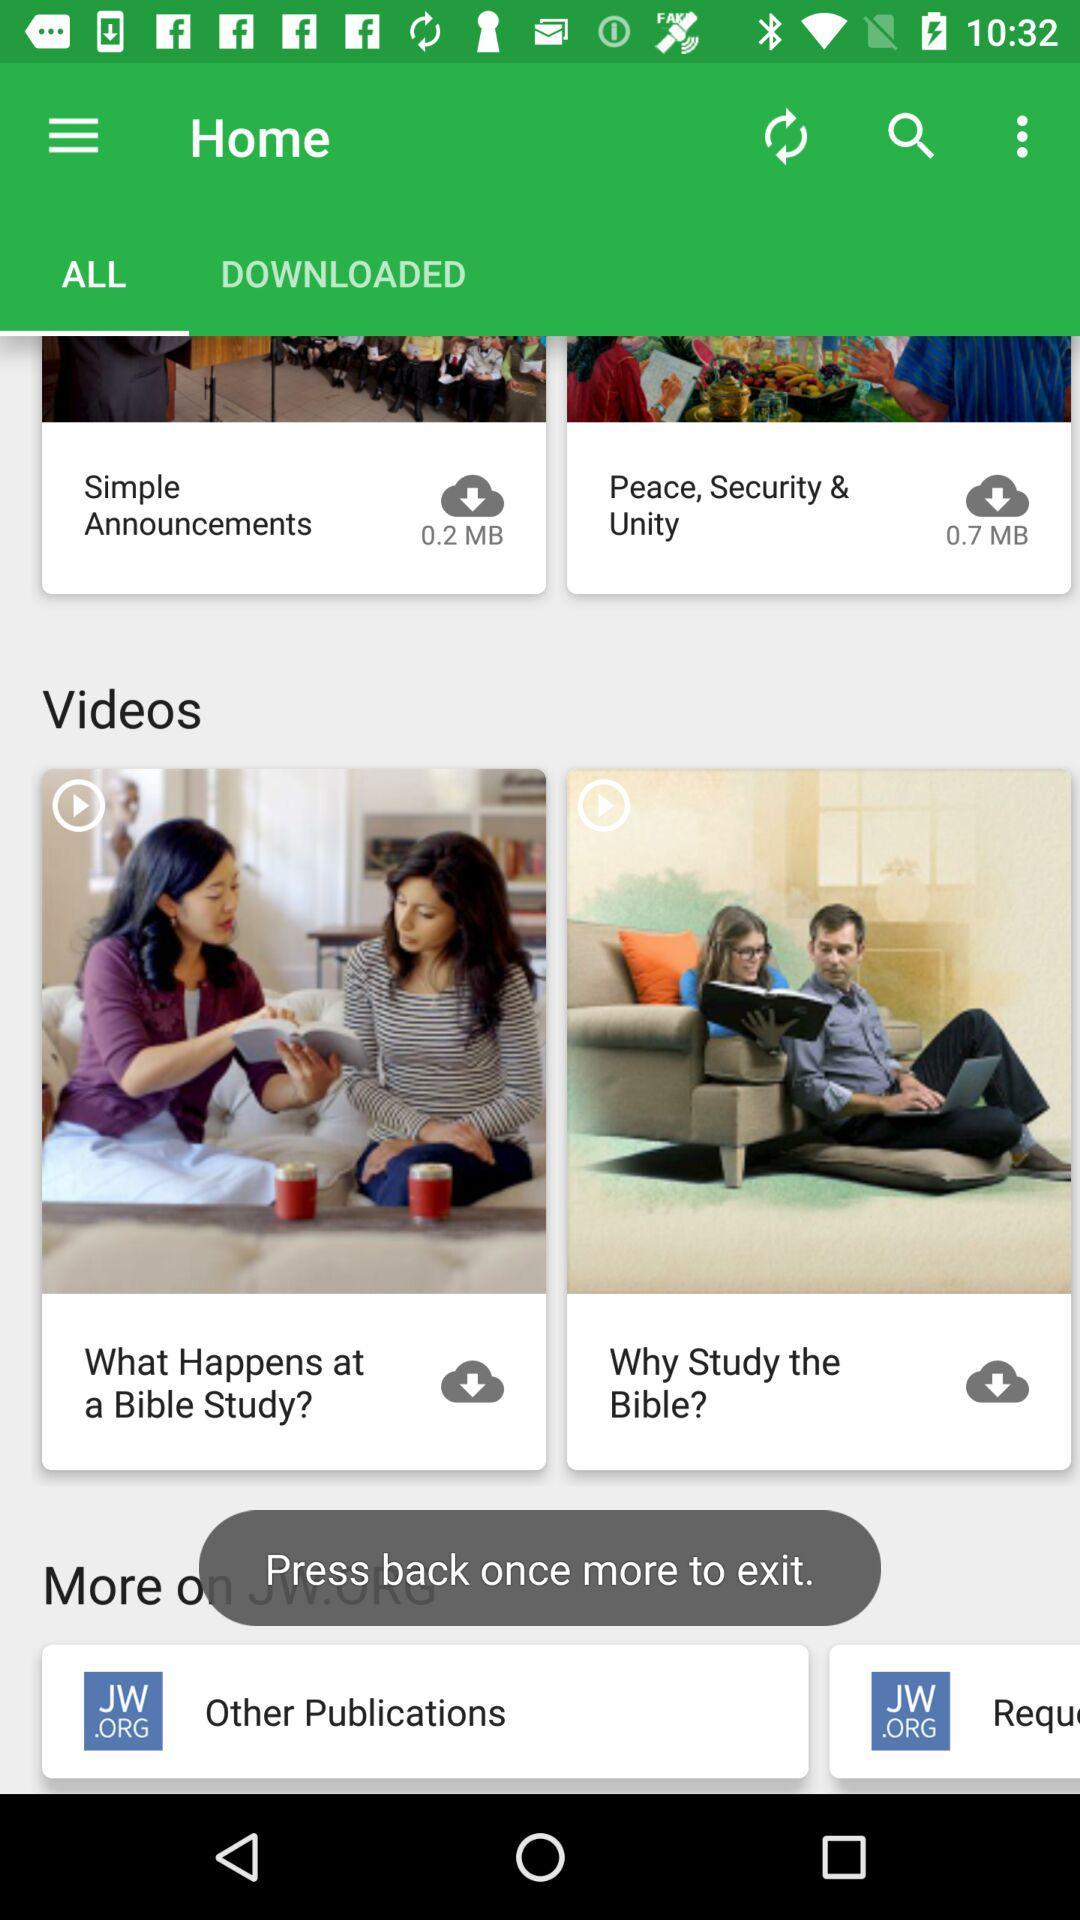 The height and width of the screenshot is (1920, 1080). What do you see at coordinates (1007, 1380) in the screenshot?
I see `download` at bounding box center [1007, 1380].